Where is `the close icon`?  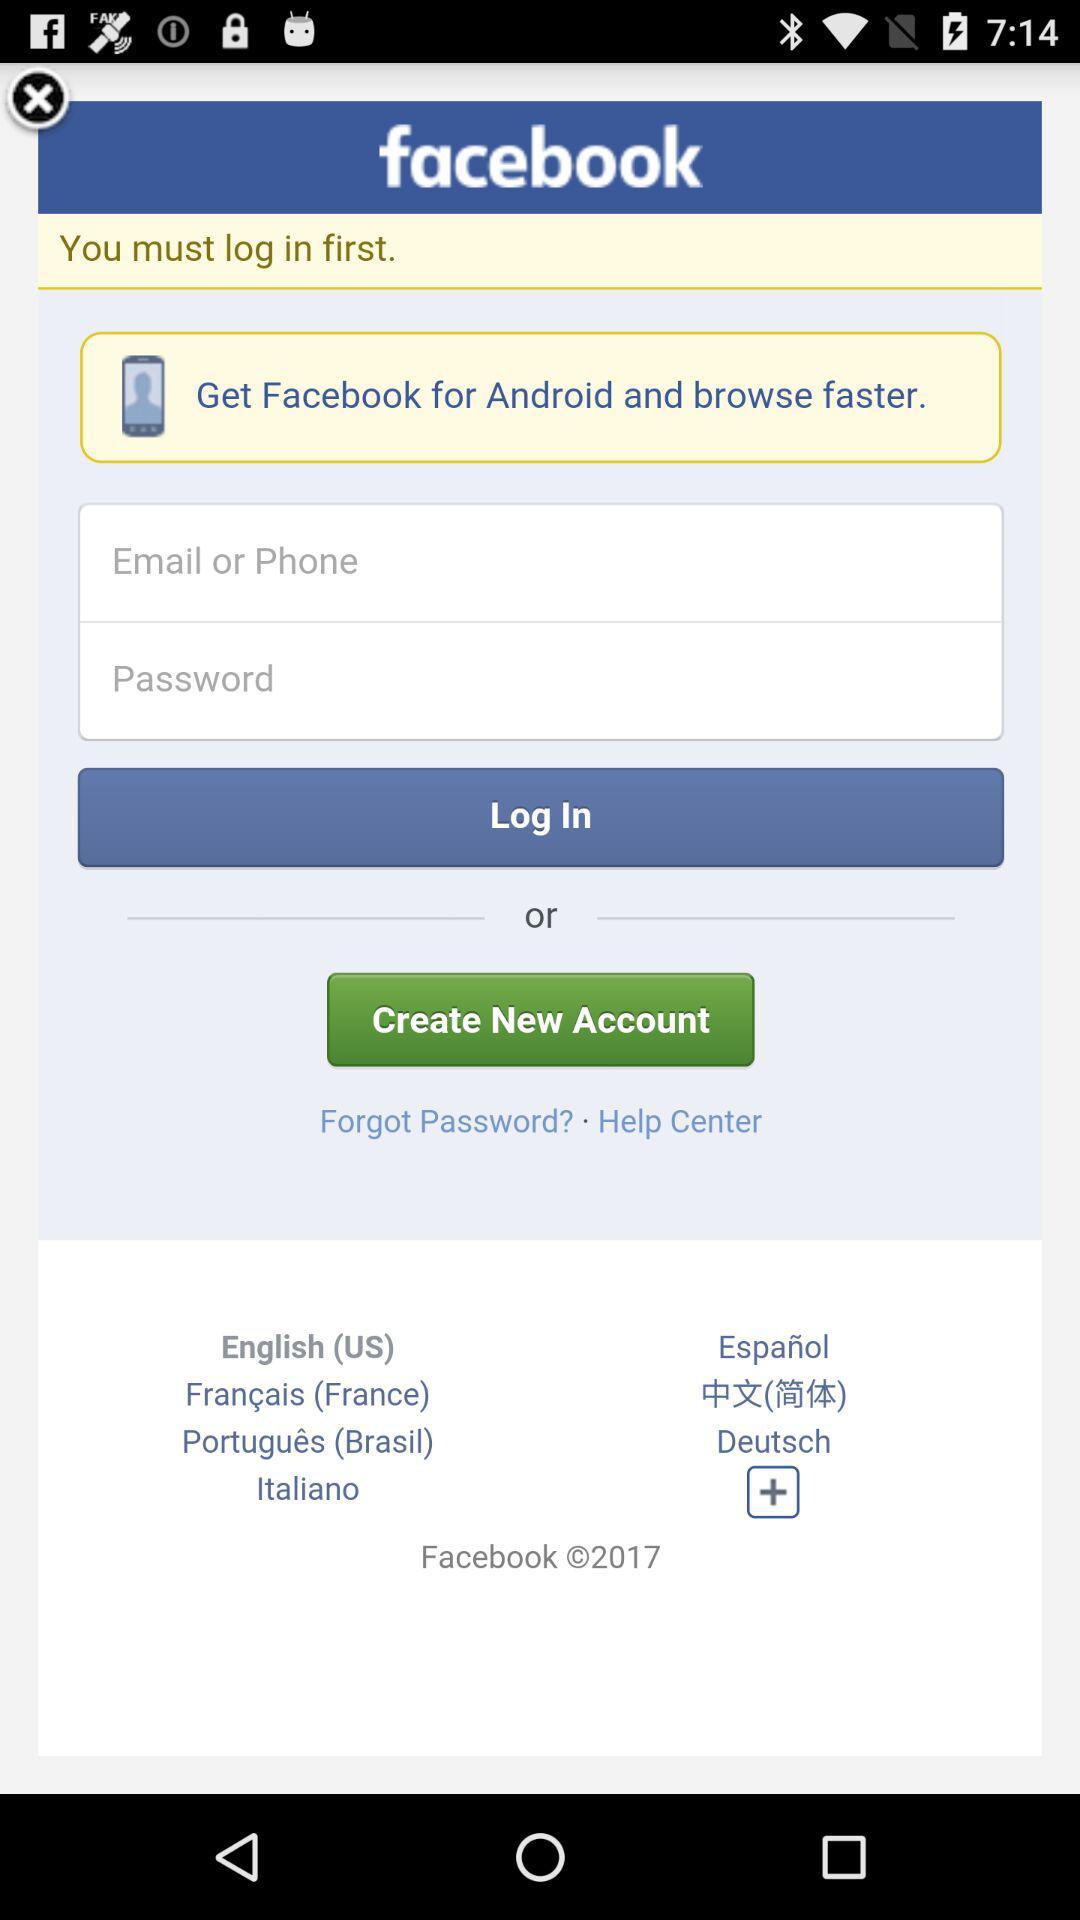
the close icon is located at coordinates (38, 107).